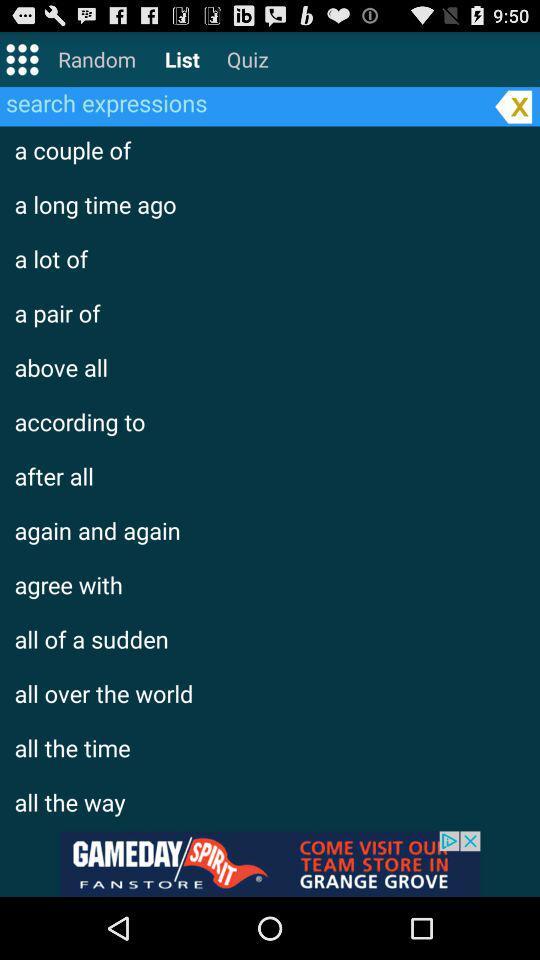 The height and width of the screenshot is (960, 540). I want to click on search input, so click(244, 102).